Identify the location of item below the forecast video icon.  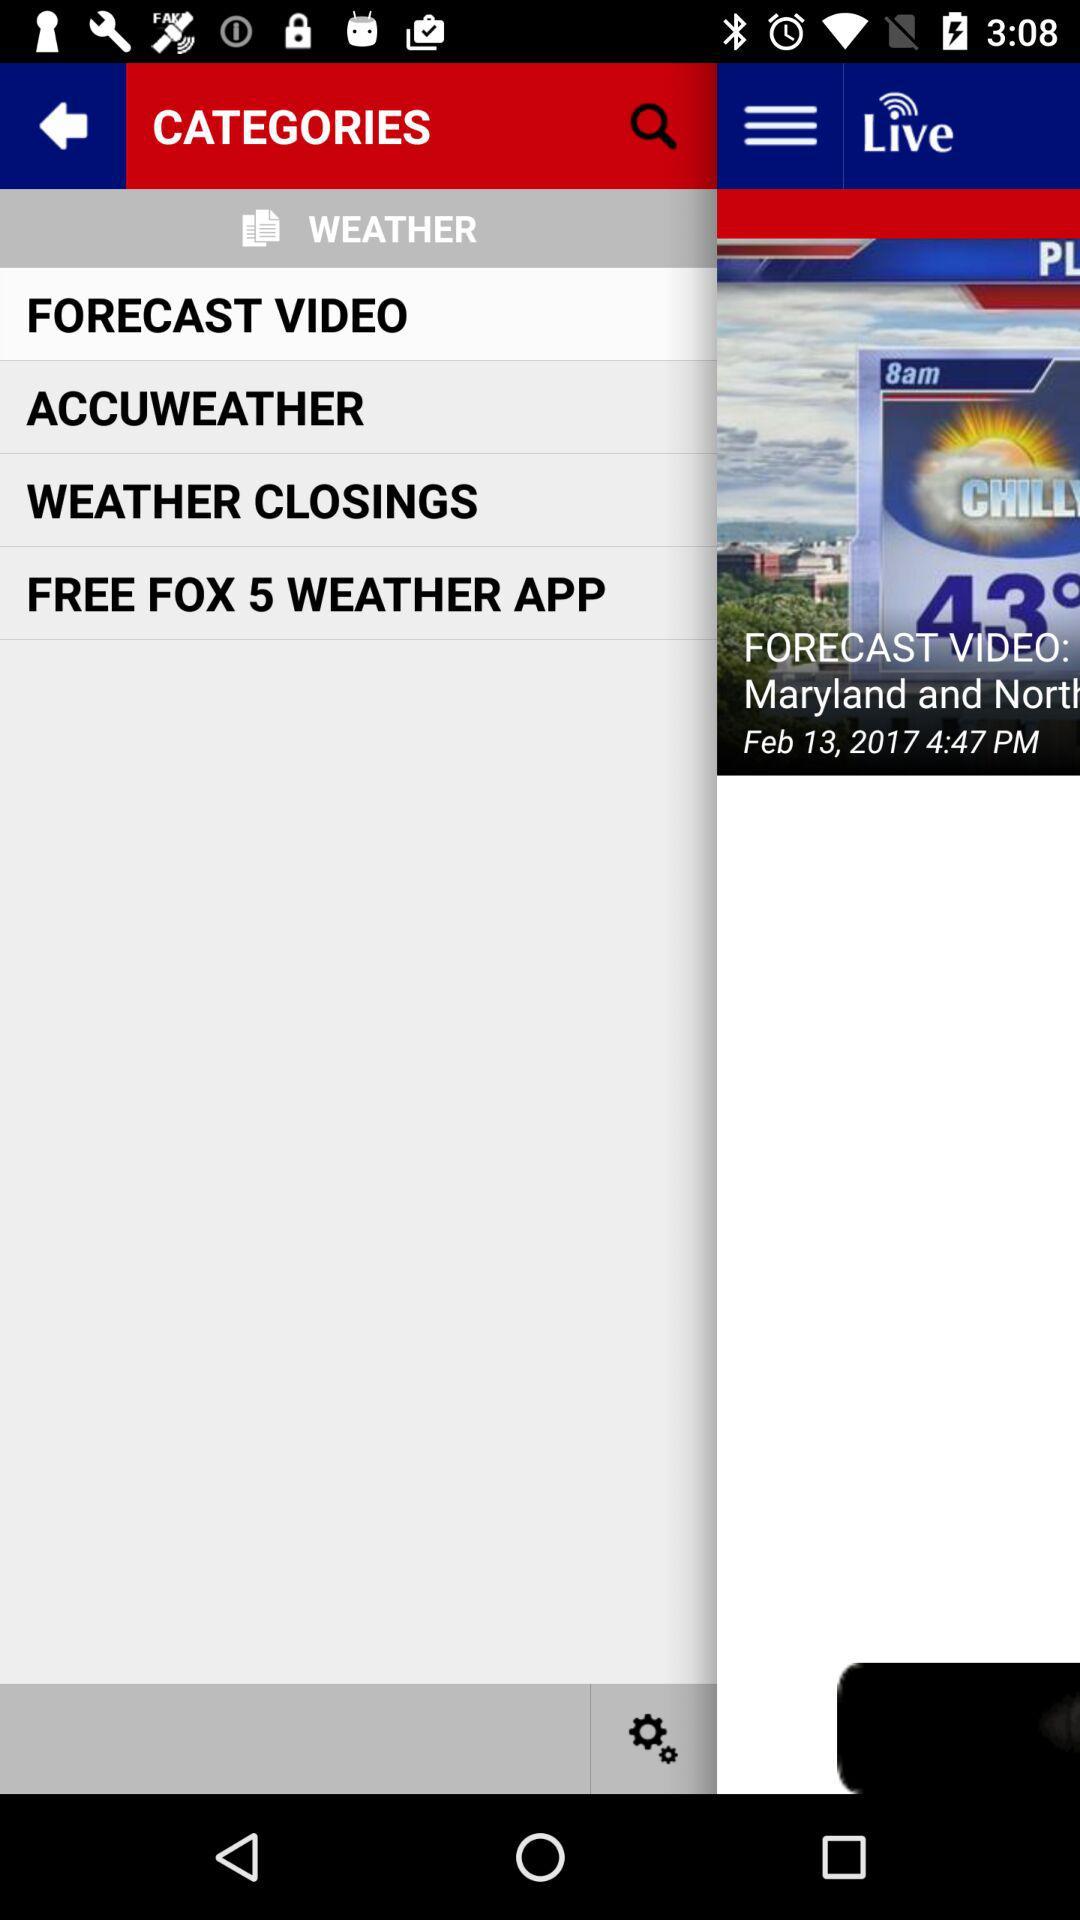
(195, 405).